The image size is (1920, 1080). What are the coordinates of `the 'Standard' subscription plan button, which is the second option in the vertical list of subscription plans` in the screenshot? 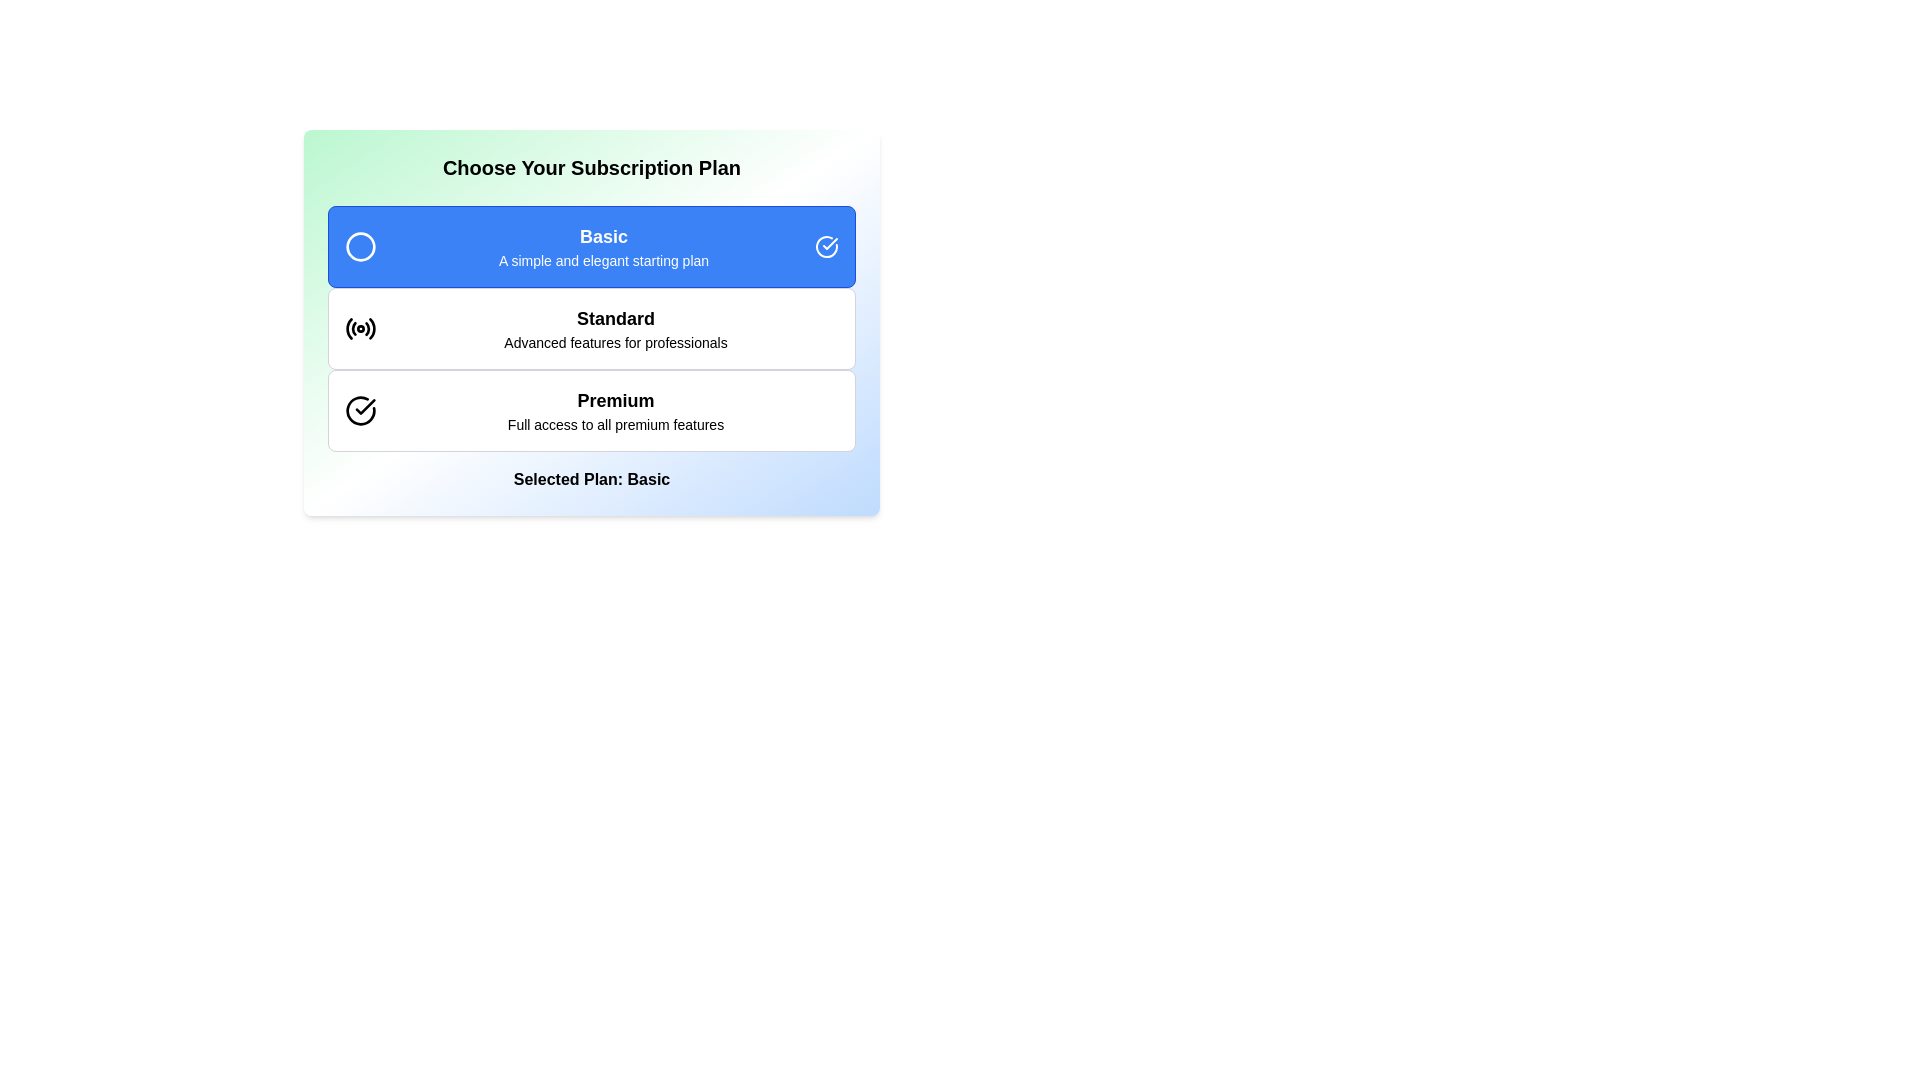 It's located at (614, 327).